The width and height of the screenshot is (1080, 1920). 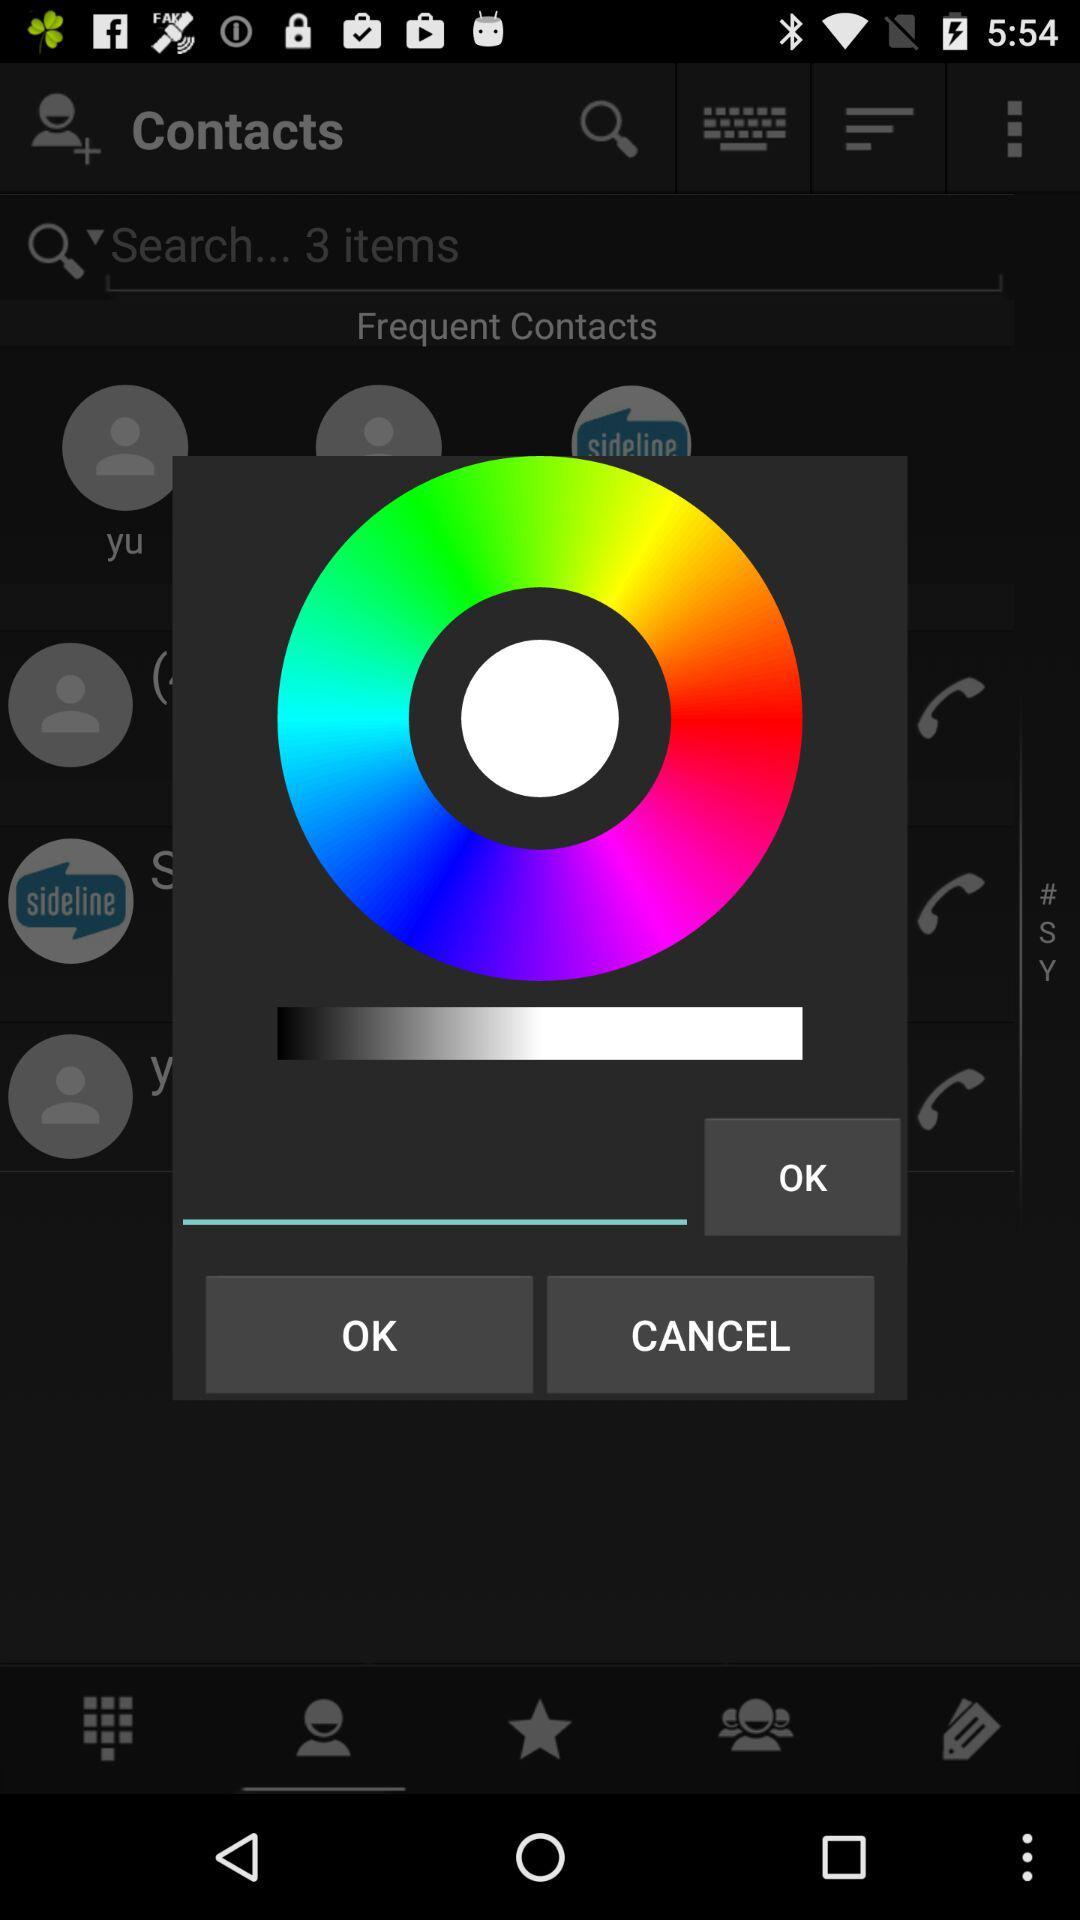 What do you see at coordinates (709, 1334) in the screenshot?
I see `the cancel item` at bounding box center [709, 1334].